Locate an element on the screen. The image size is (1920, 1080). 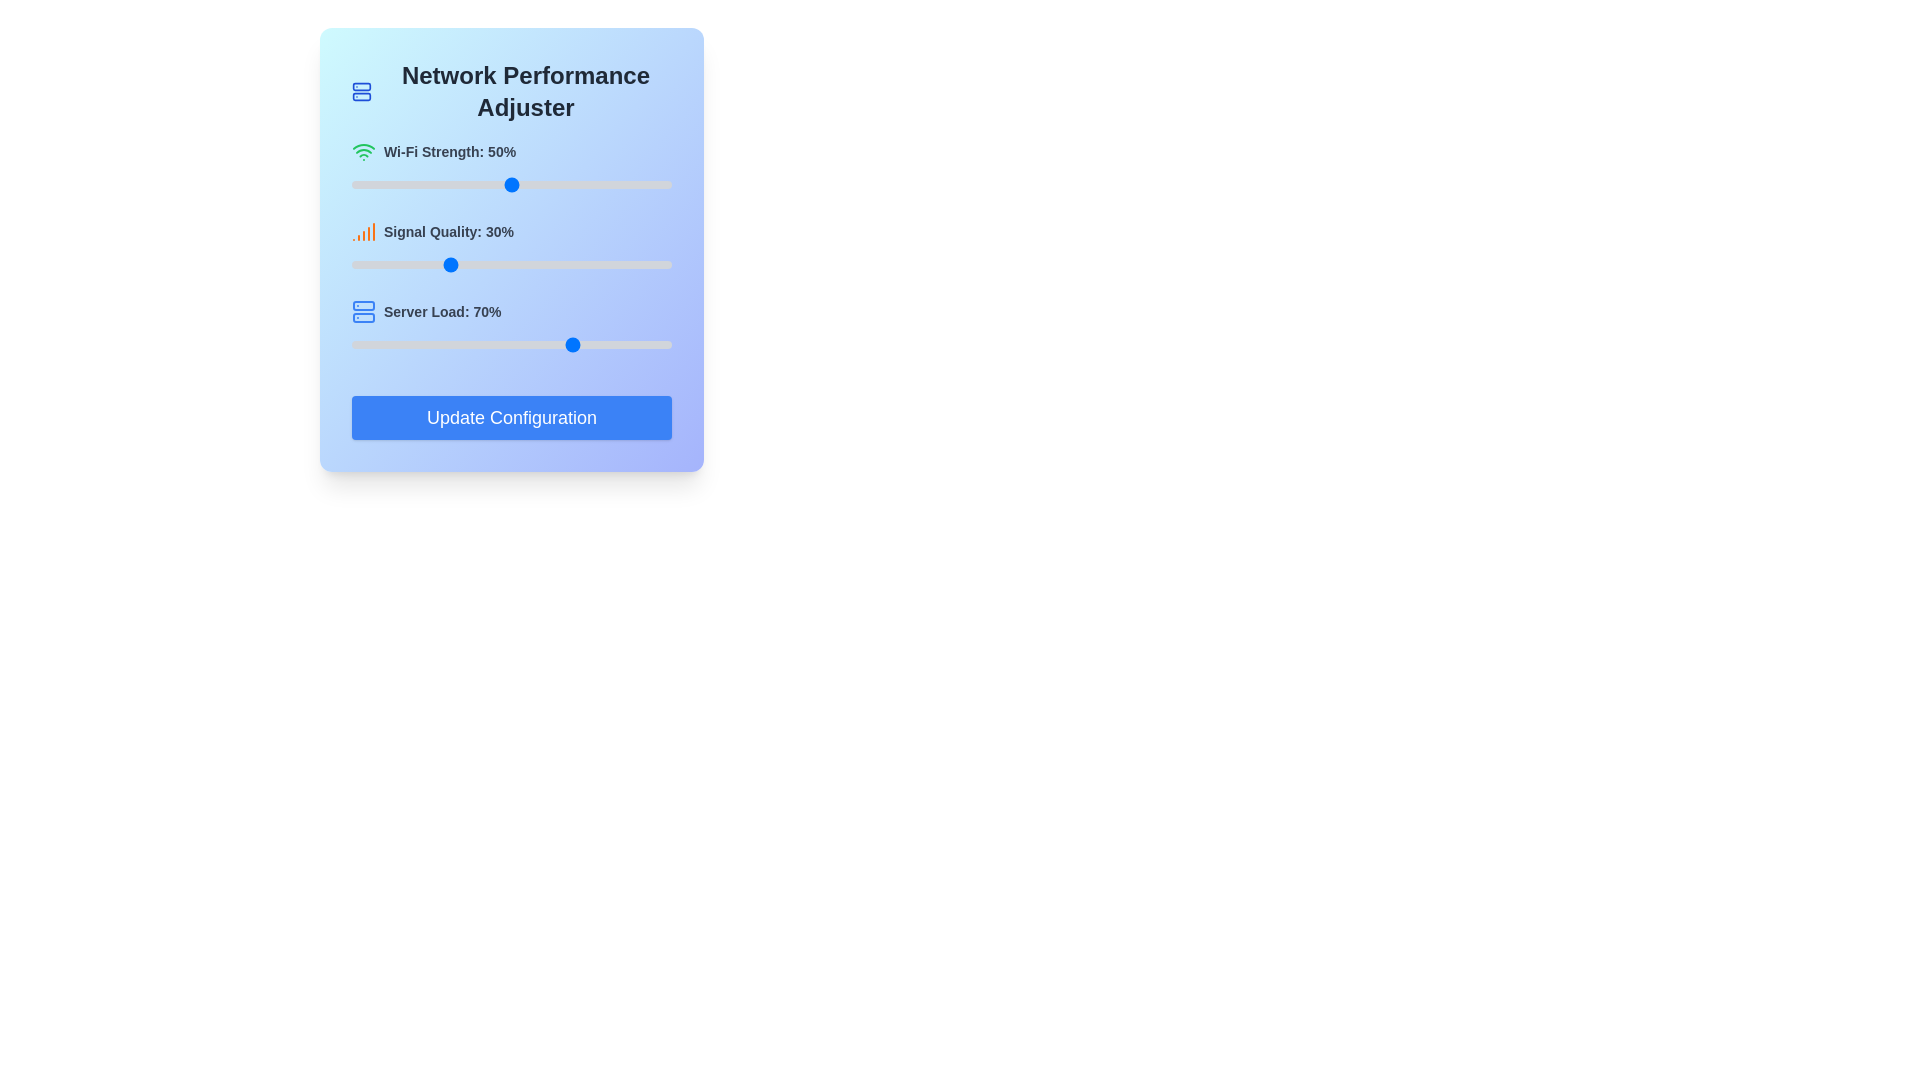
the server load slider is located at coordinates (594, 343).